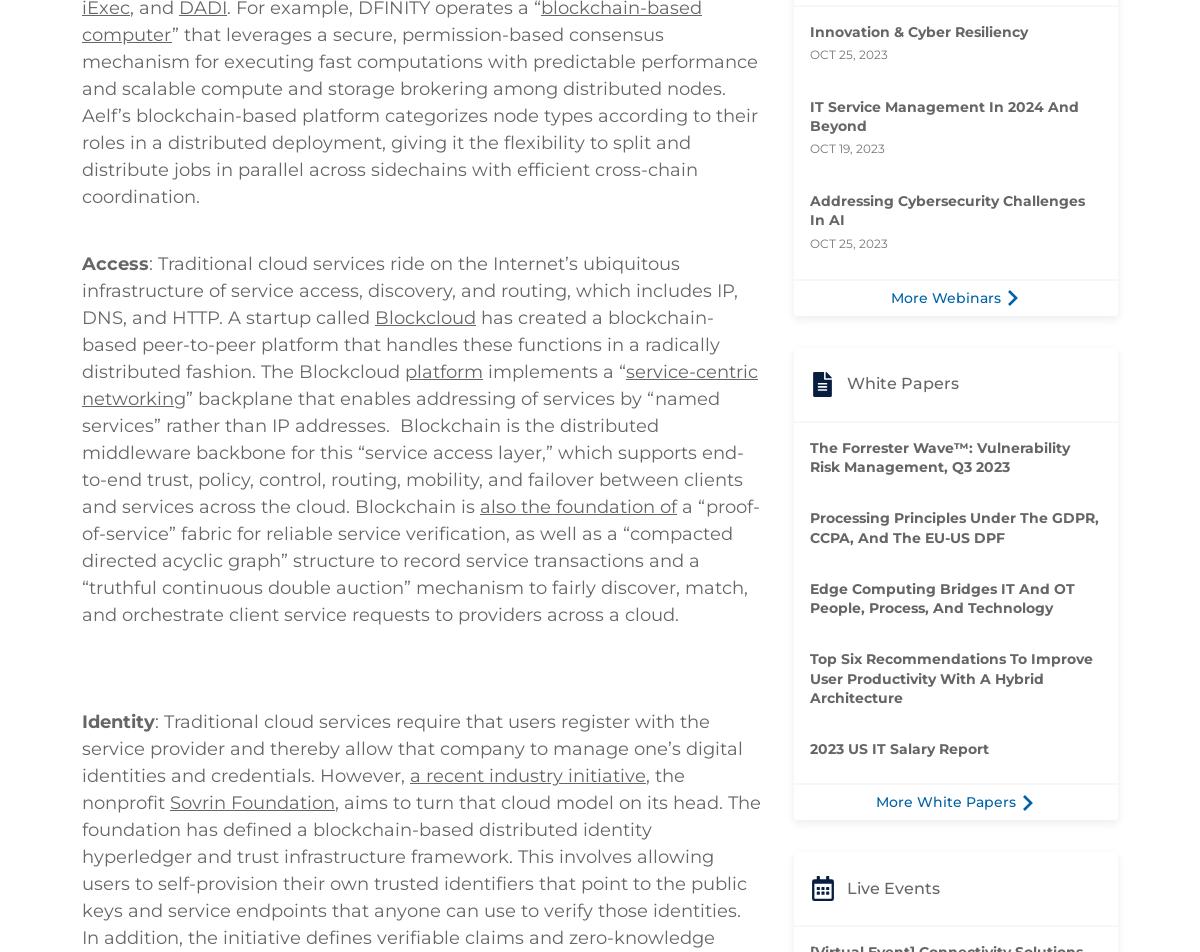 The image size is (1200, 952). Describe the element at coordinates (890, 297) in the screenshot. I see `'More Webinars'` at that location.